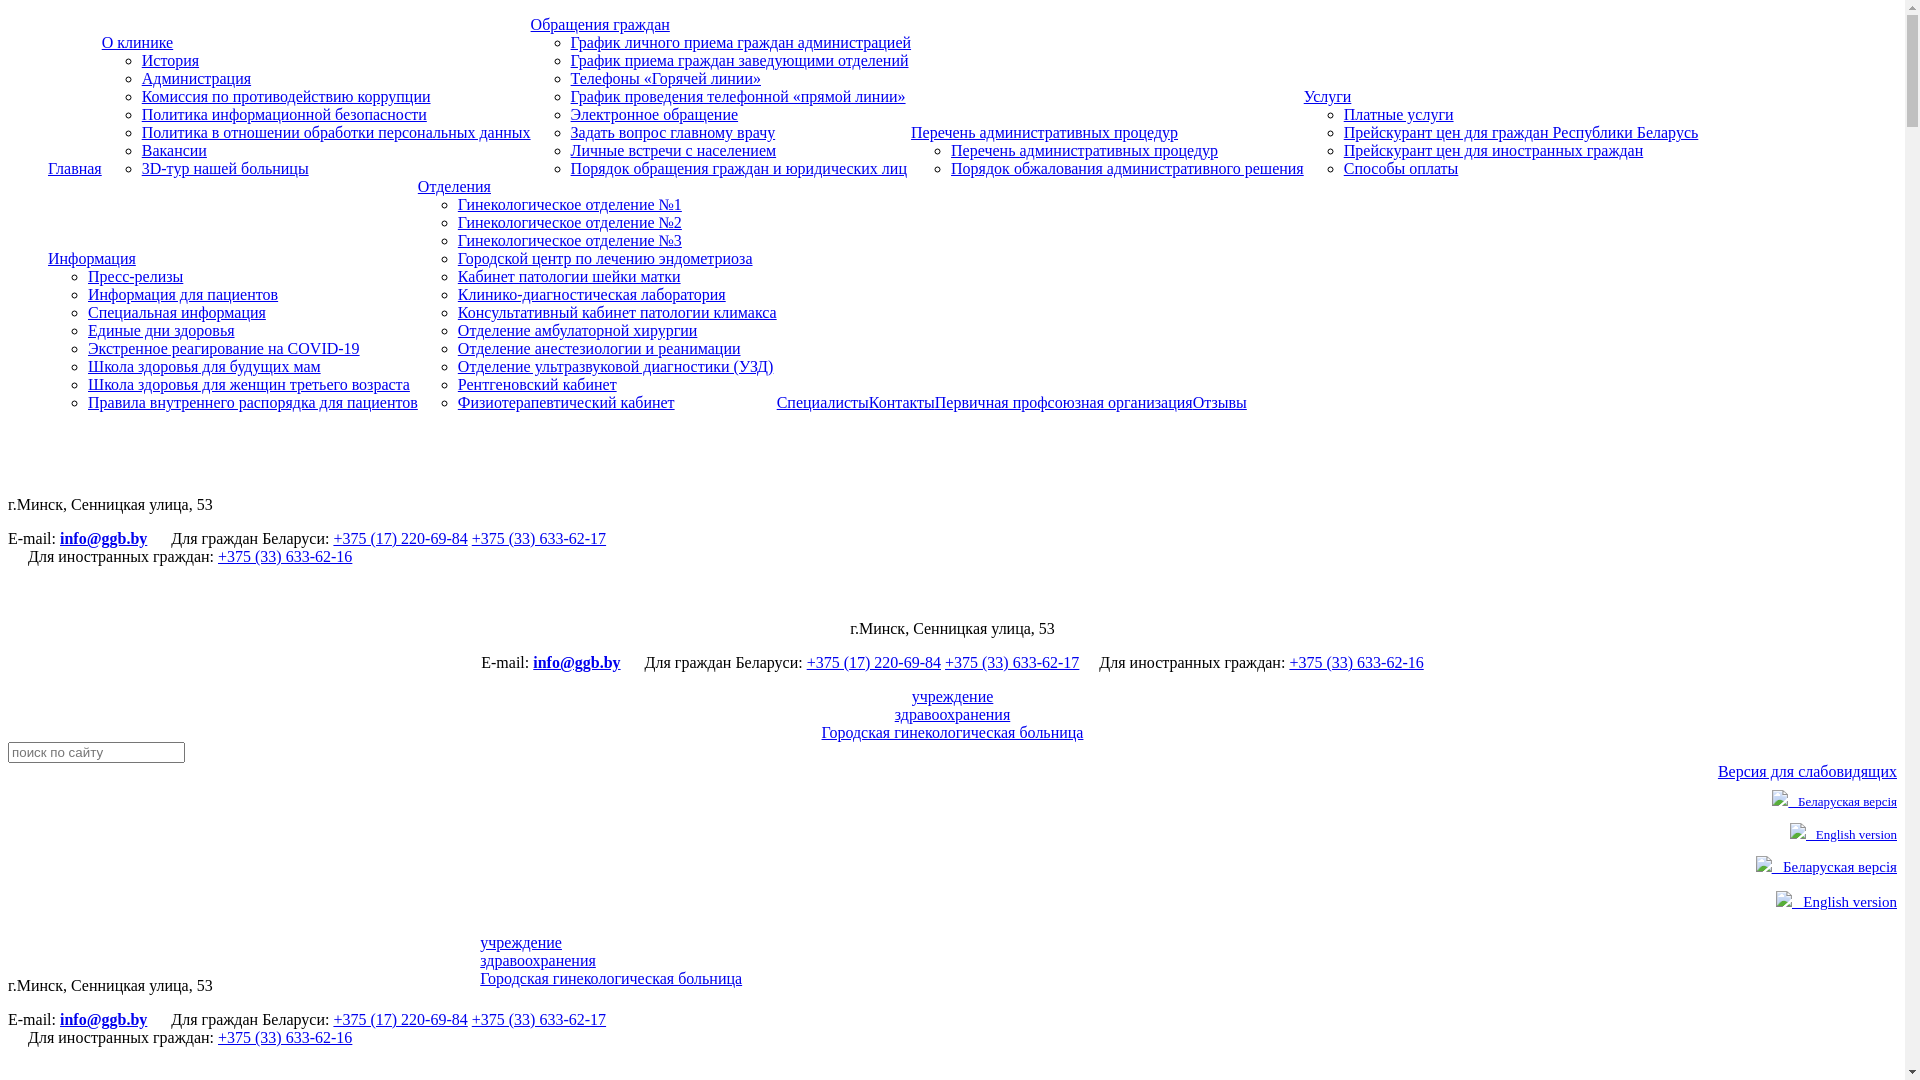 The height and width of the screenshot is (1080, 1920). What do you see at coordinates (399, 1019) in the screenshot?
I see `'+375 (17) 220-69-84'` at bounding box center [399, 1019].